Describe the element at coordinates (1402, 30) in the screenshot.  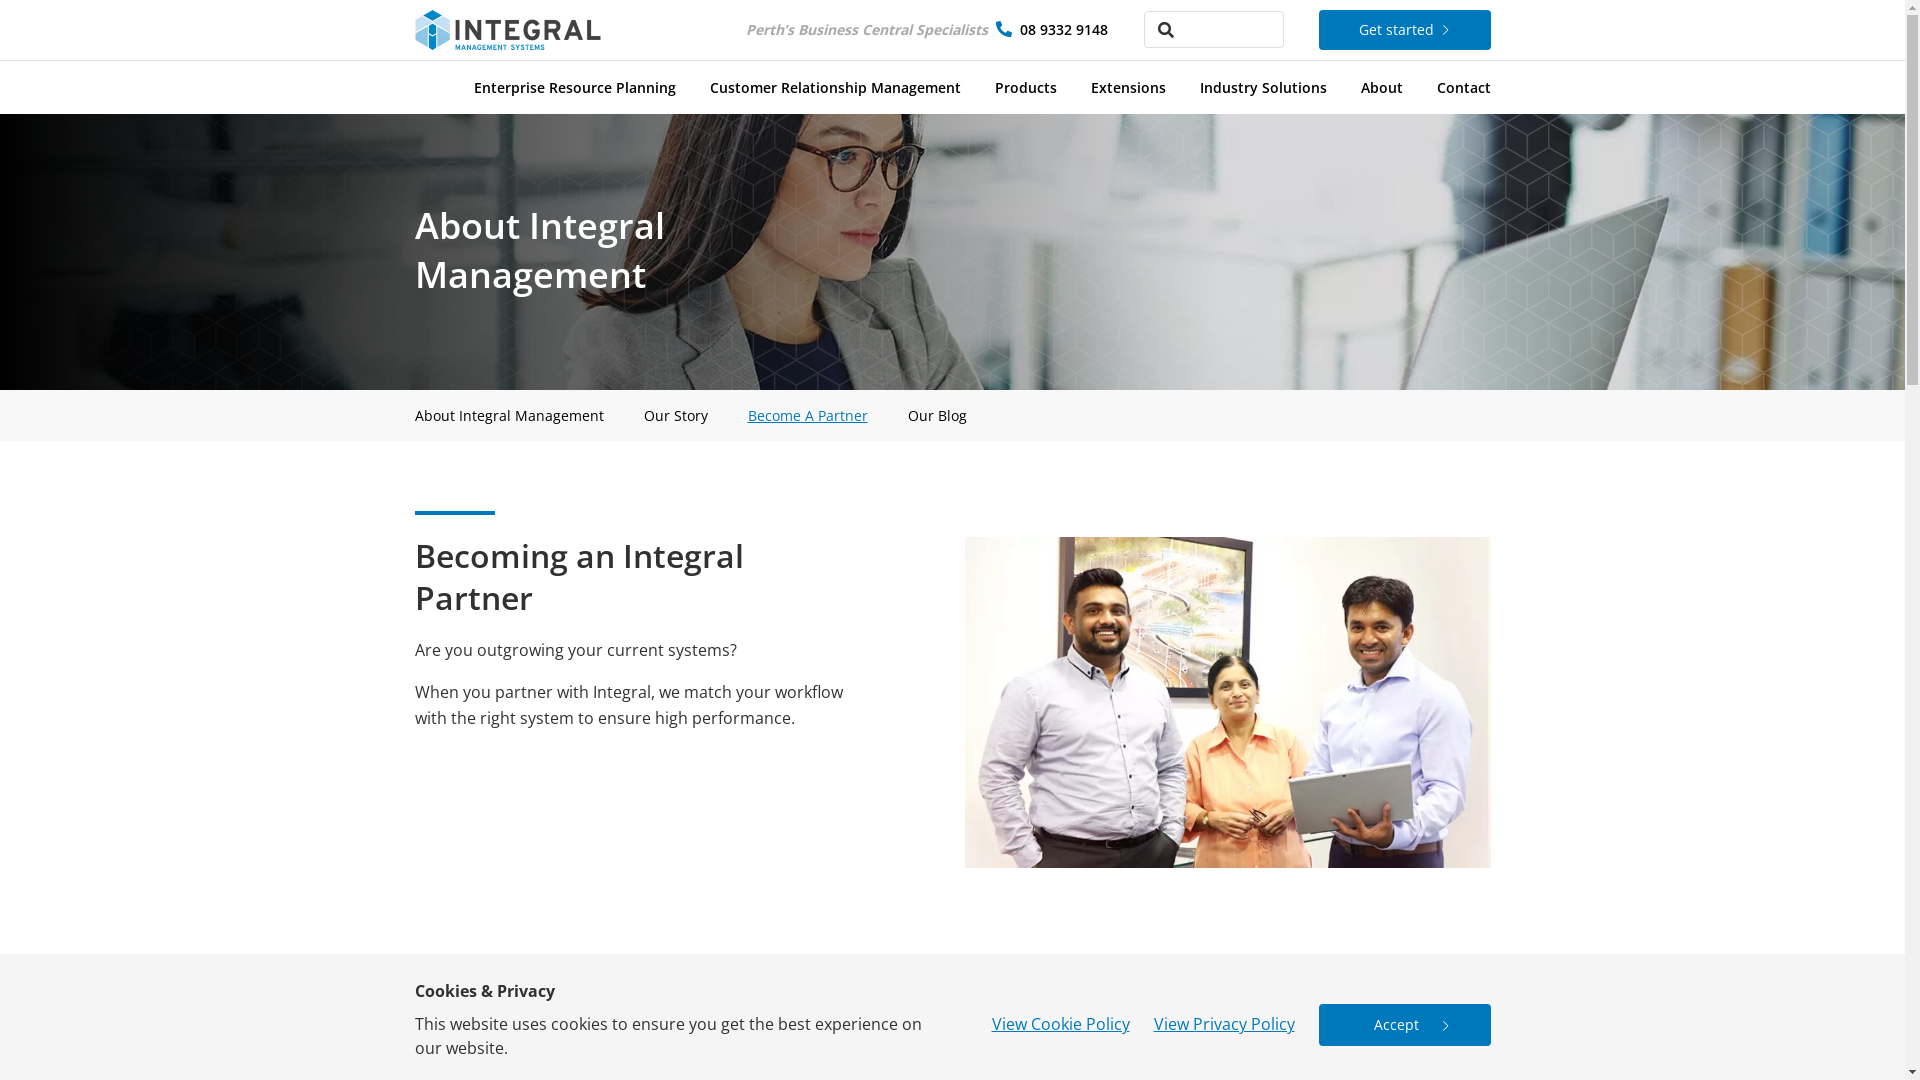
I see `'Get started'` at that location.